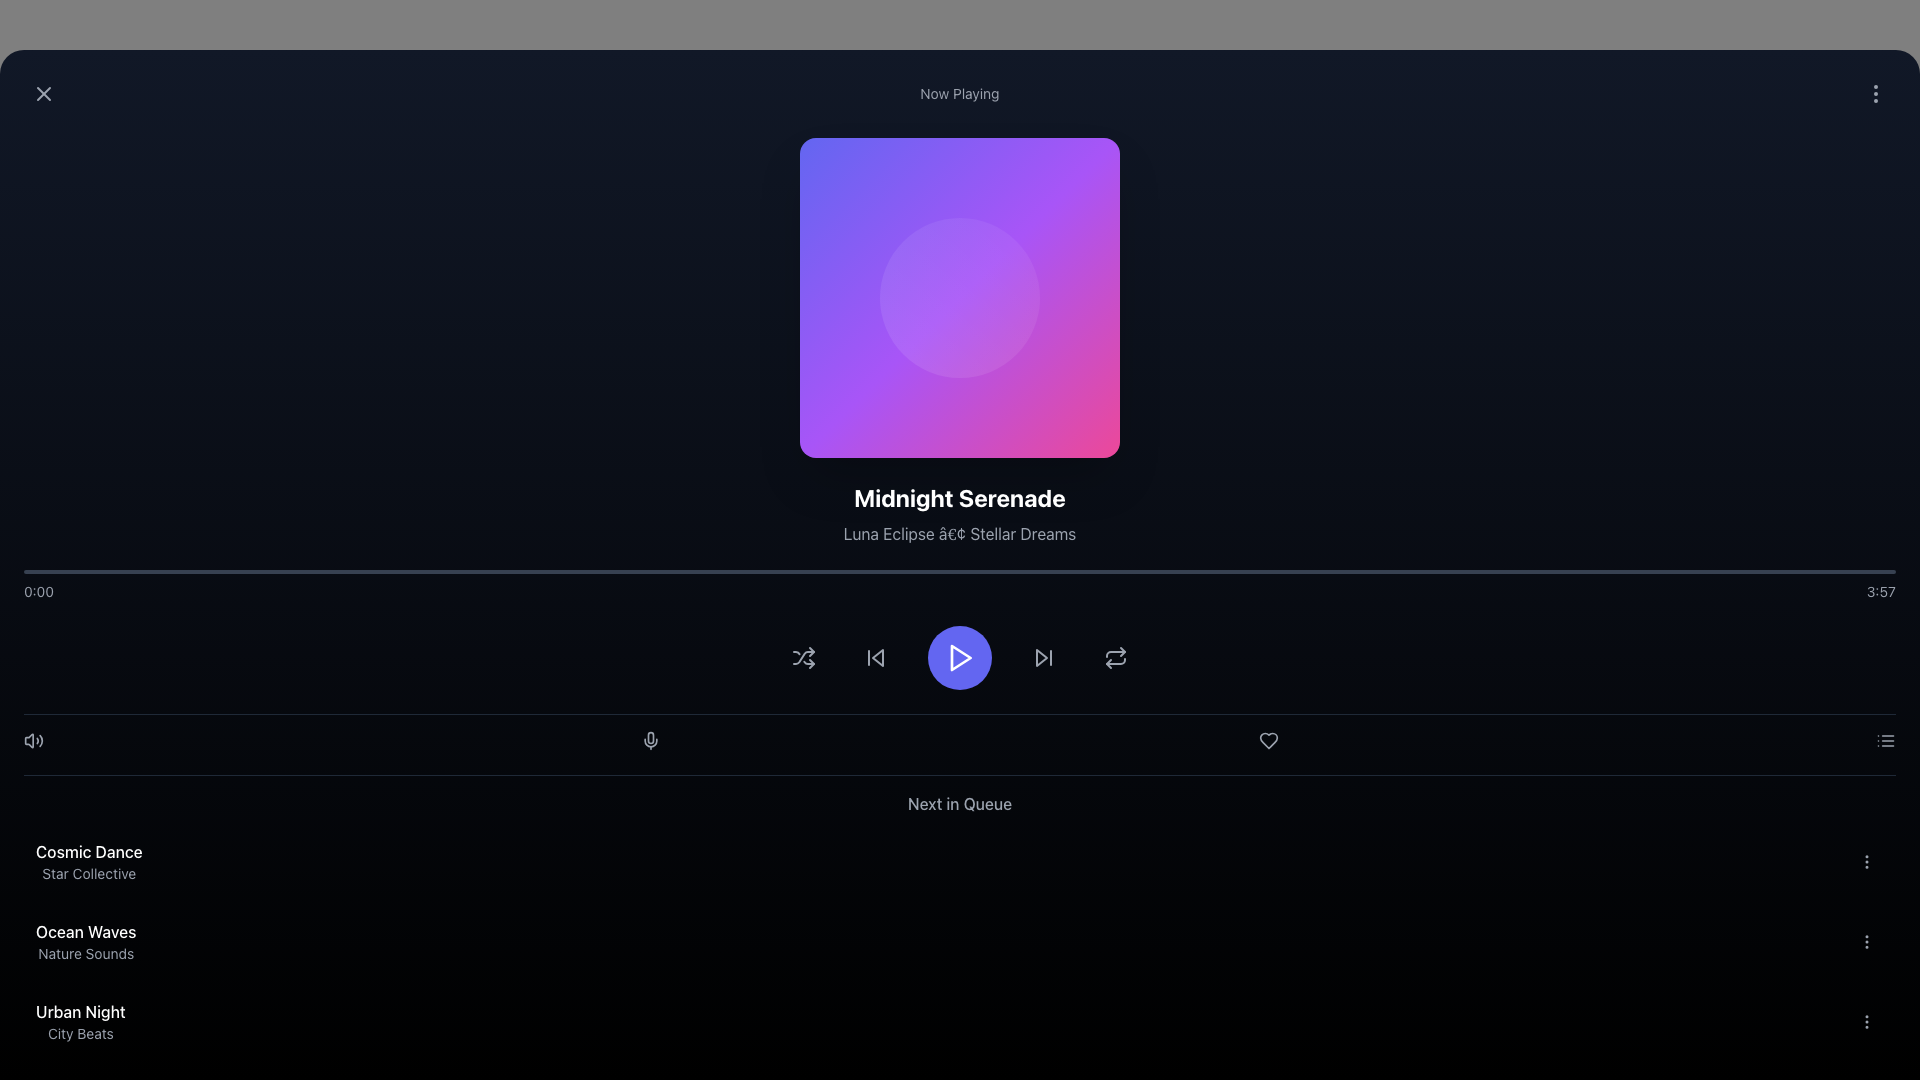 The image size is (1920, 1080). Describe the element at coordinates (109, 571) in the screenshot. I see `playback` at that location.